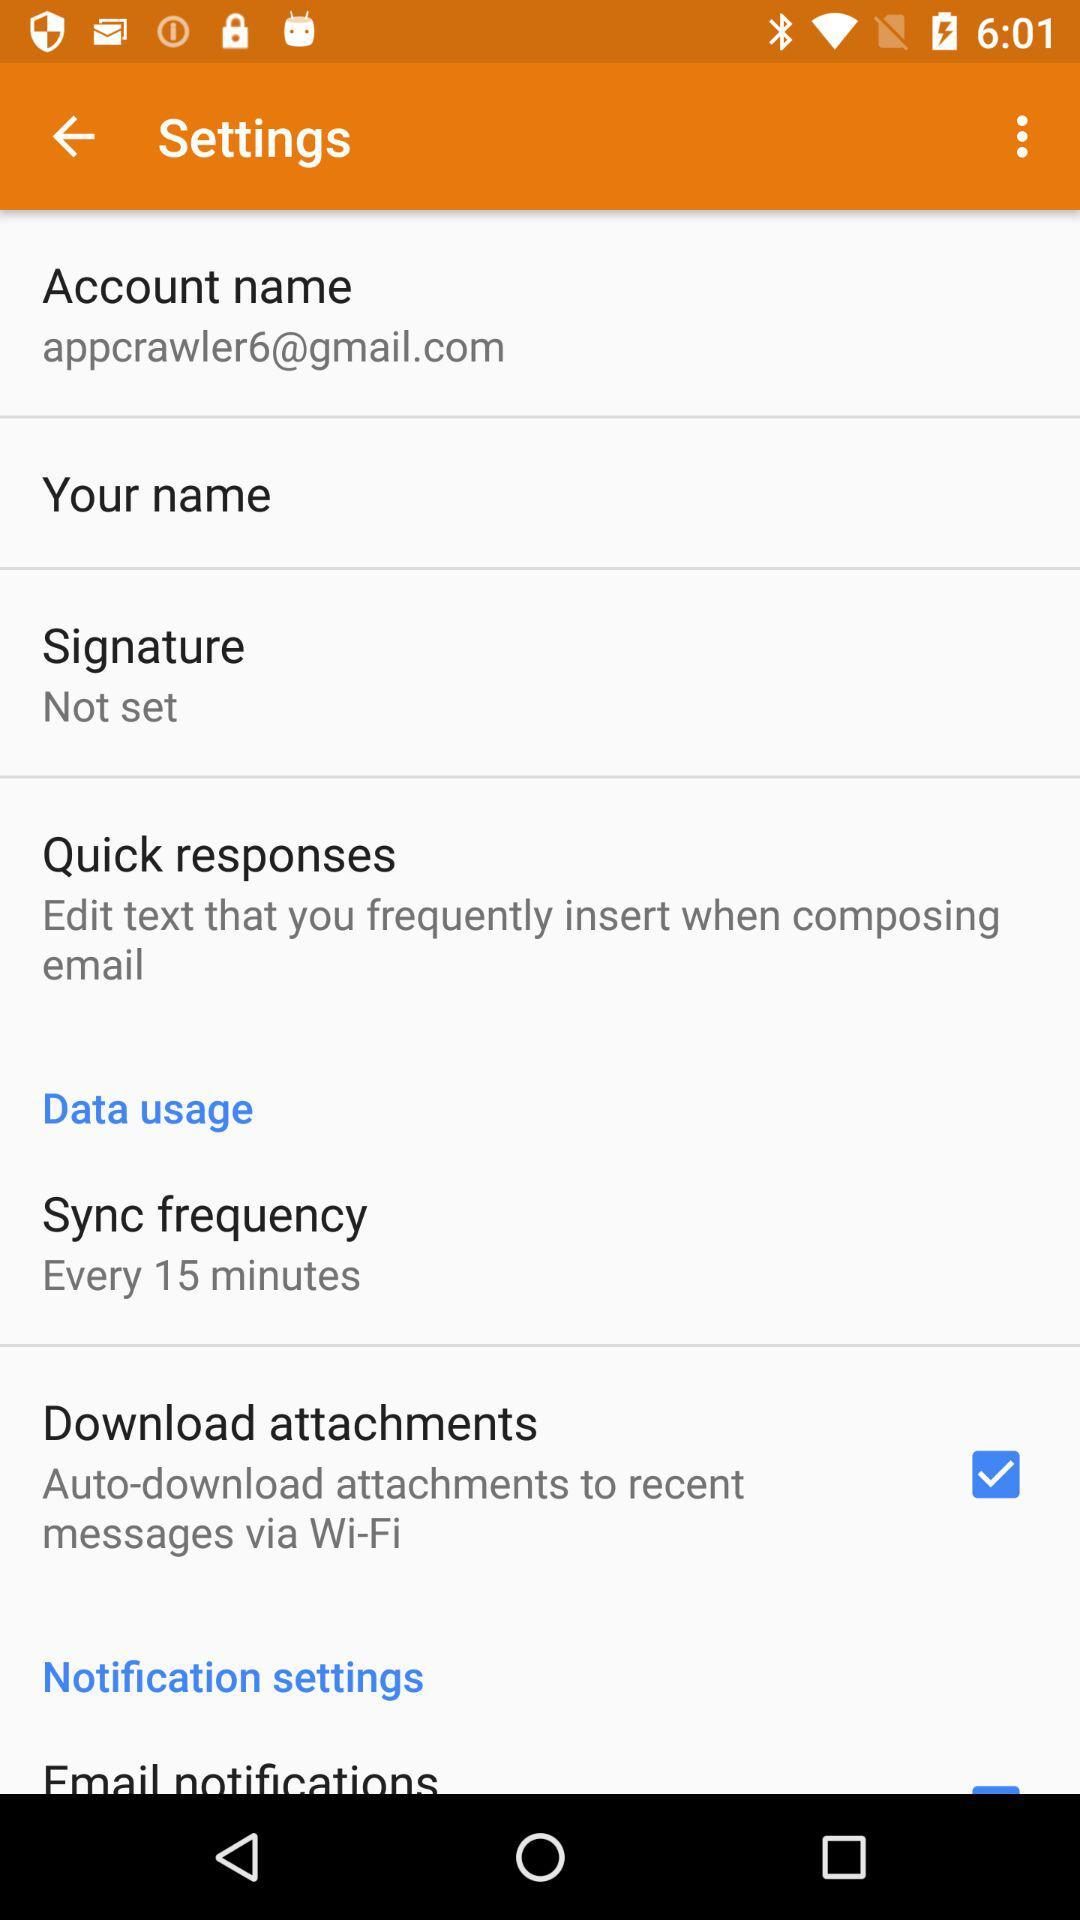  Describe the element at coordinates (72, 135) in the screenshot. I see `the icon to the left of the settings app` at that location.